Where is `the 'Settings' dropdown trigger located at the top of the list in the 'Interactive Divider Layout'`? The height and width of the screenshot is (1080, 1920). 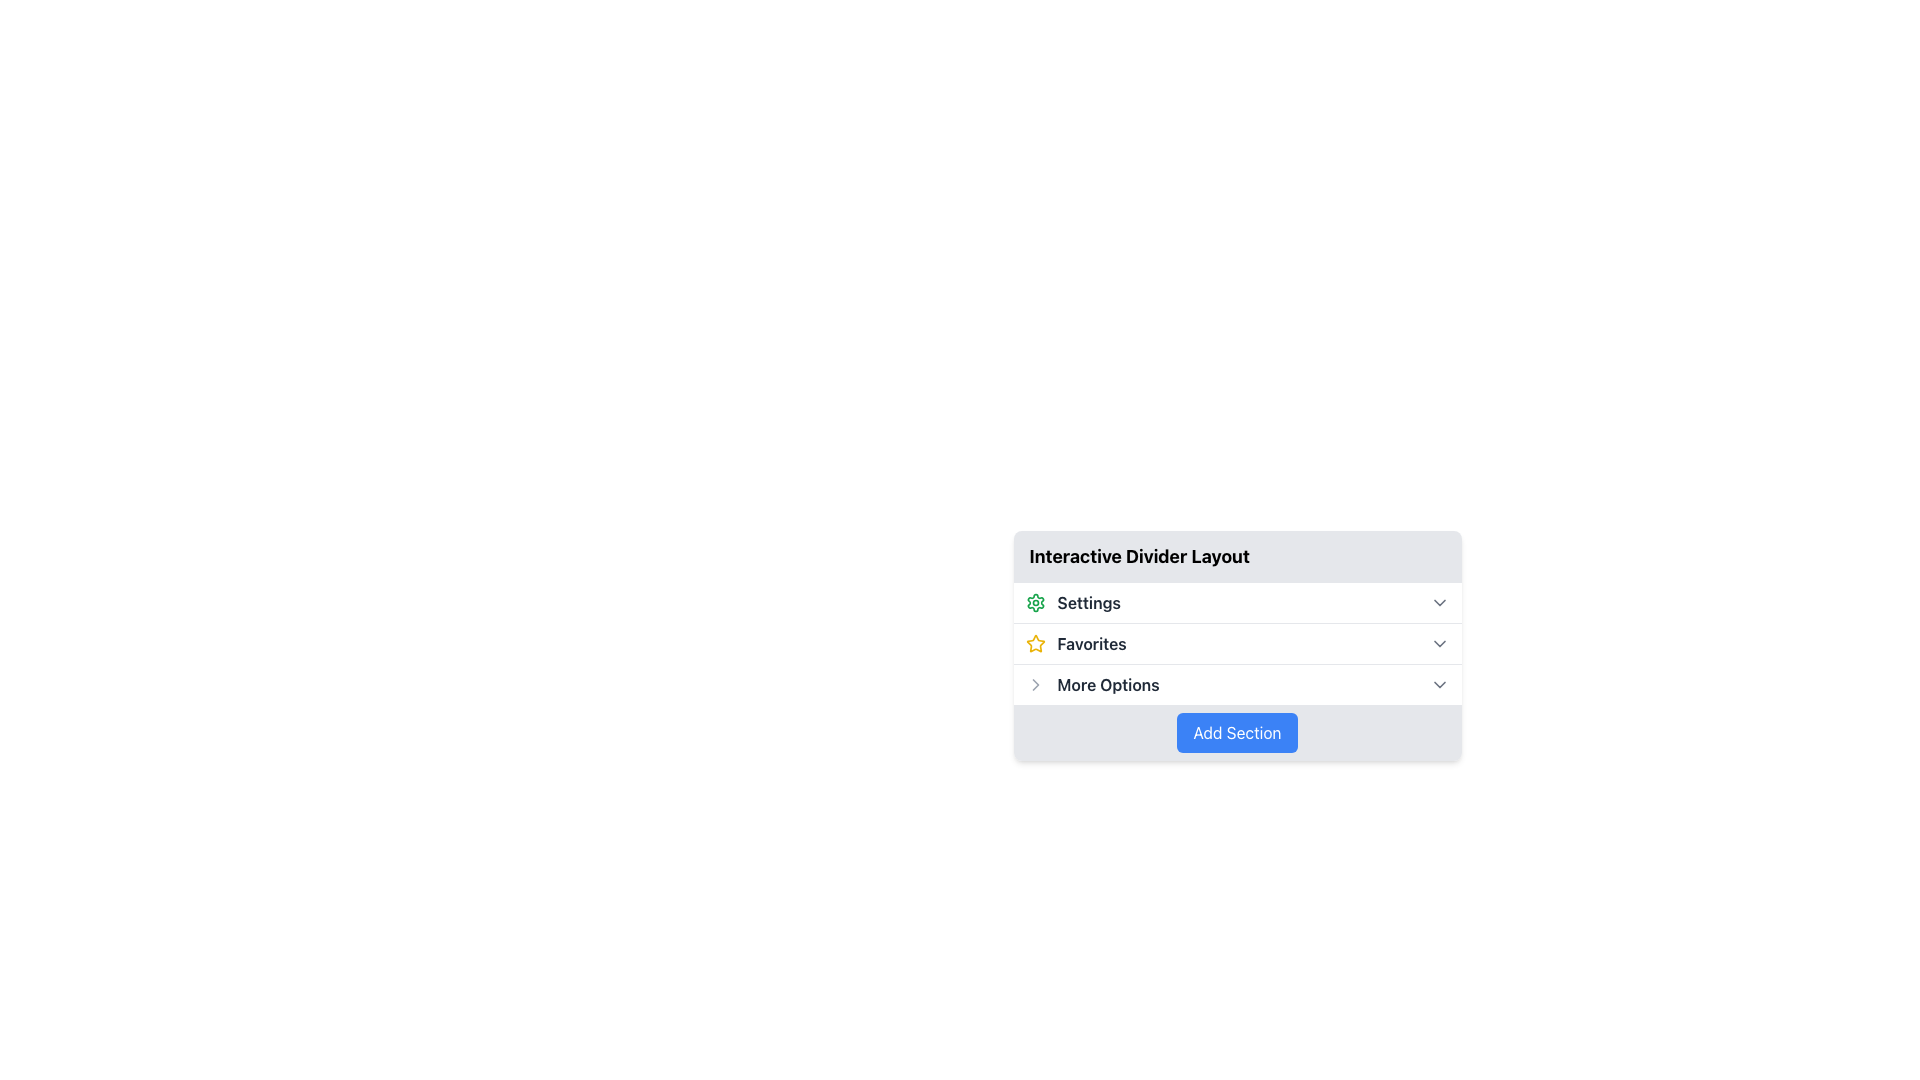 the 'Settings' dropdown trigger located at the top of the list in the 'Interactive Divider Layout' is located at coordinates (1236, 601).